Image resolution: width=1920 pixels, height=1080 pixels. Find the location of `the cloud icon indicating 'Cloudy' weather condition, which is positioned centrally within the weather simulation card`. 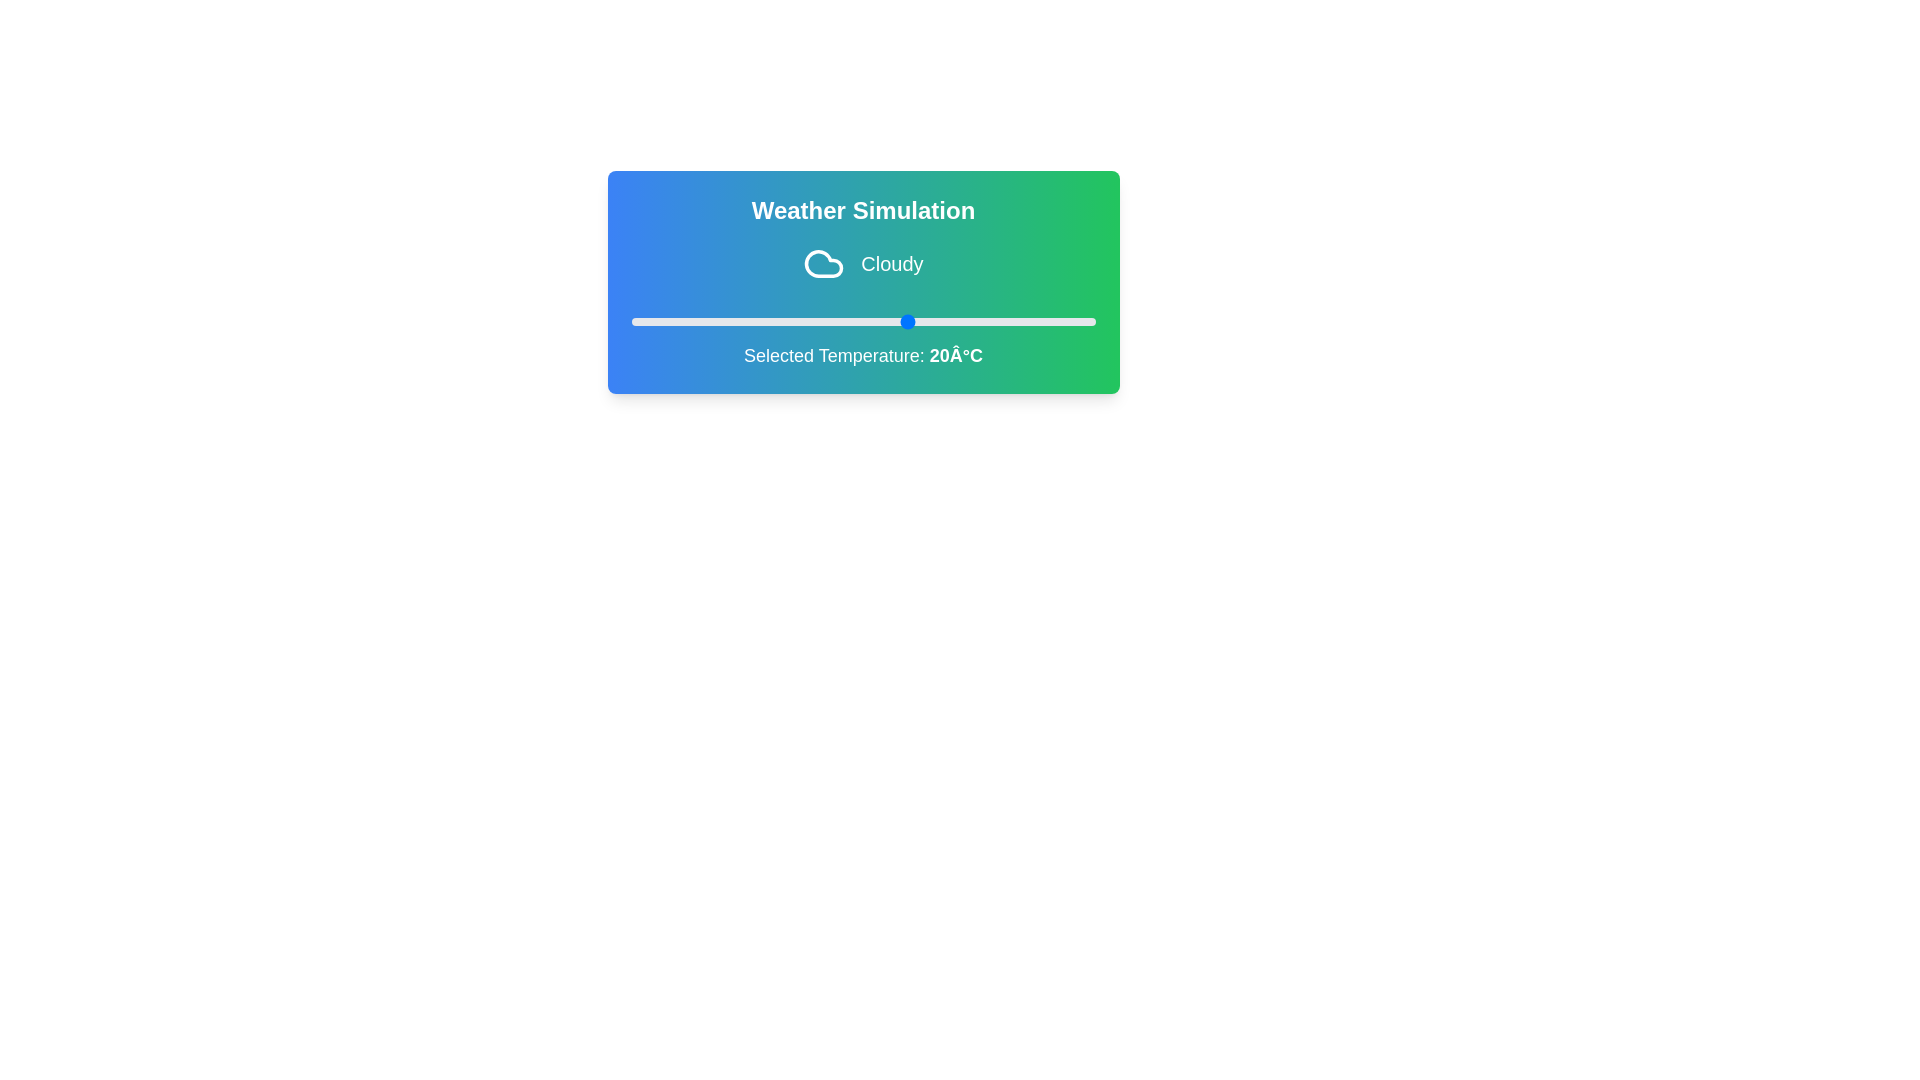

the cloud icon indicating 'Cloudy' weather condition, which is positioned centrally within the weather simulation card is located at coordinates (824, 262).